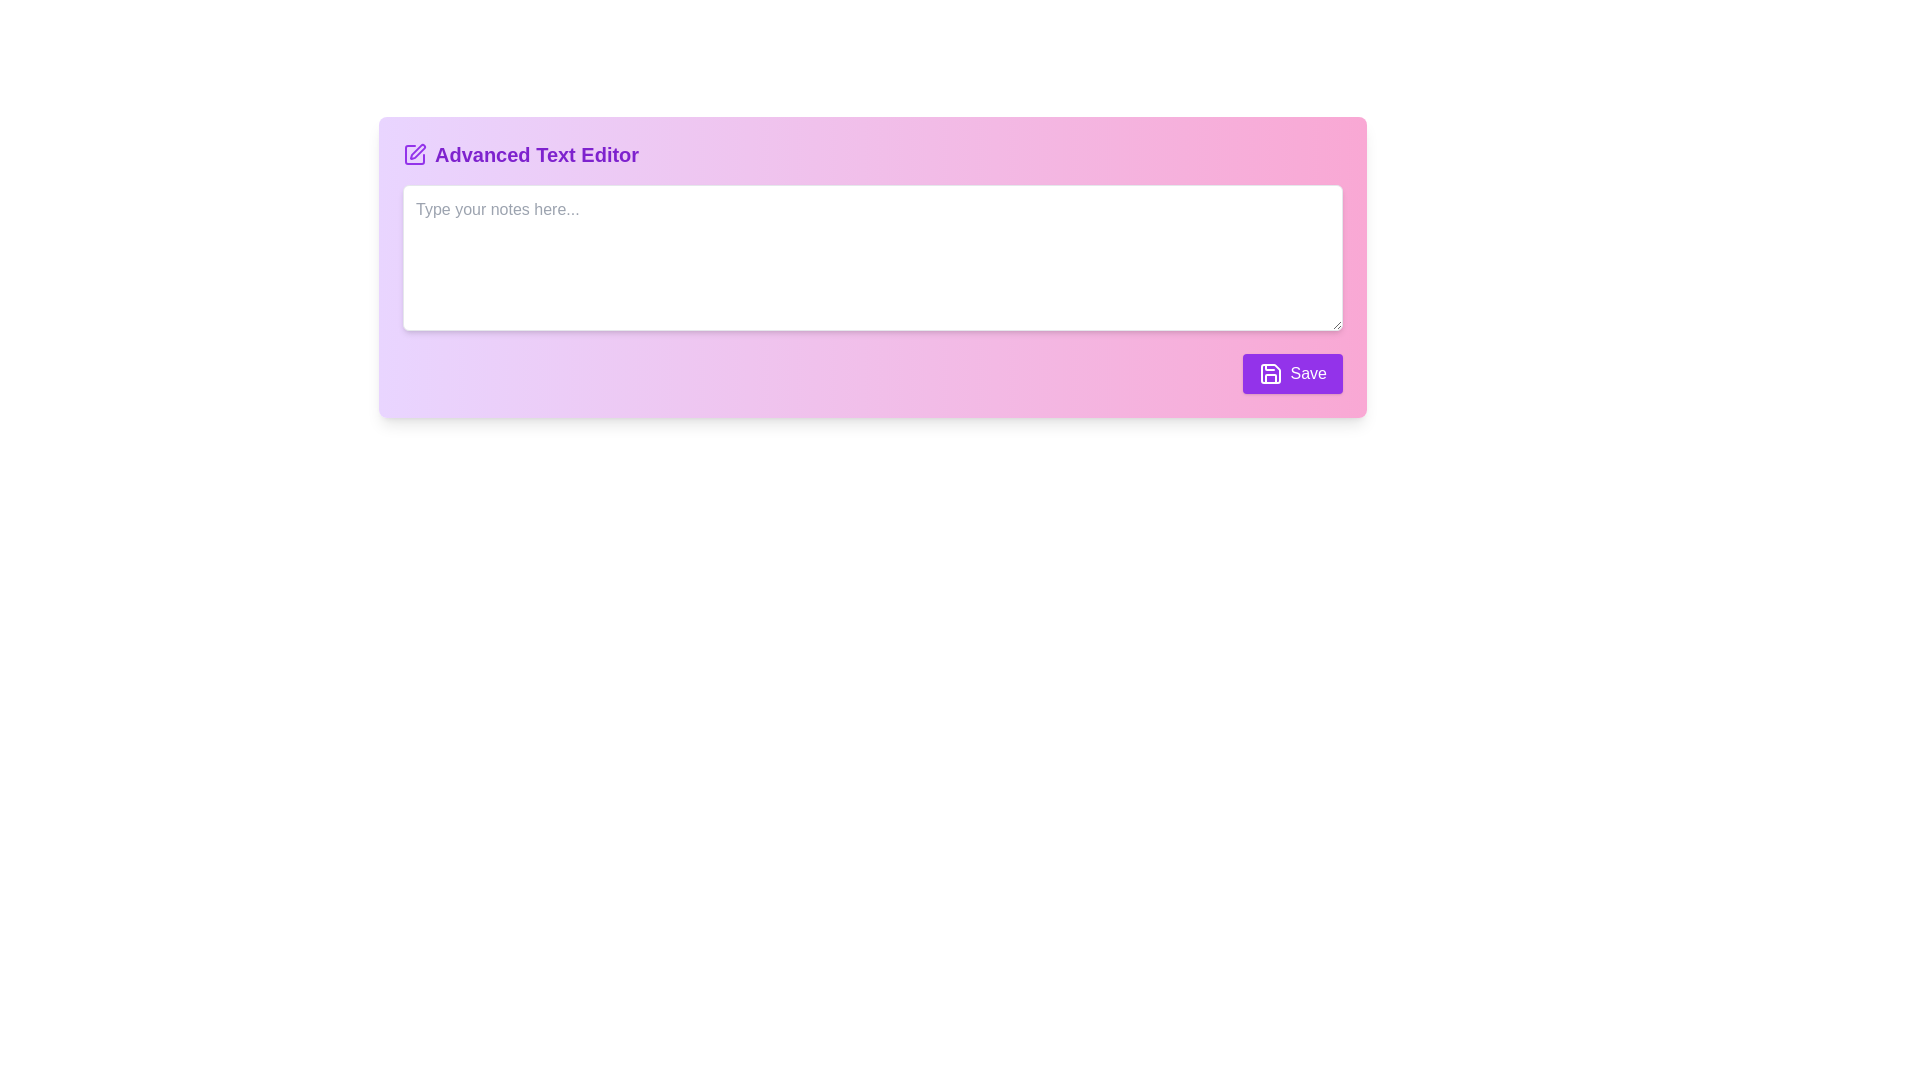 The width and height of the screenshot is (1920, 1080). What do you see at coordinates (537, 153) in the screenshot?
I see `label 'Advanced Text Editor' which is located at the top-left corner of the main editor interface, immediately to the right of the purple square pen icon` at bounding box center [537, 153].